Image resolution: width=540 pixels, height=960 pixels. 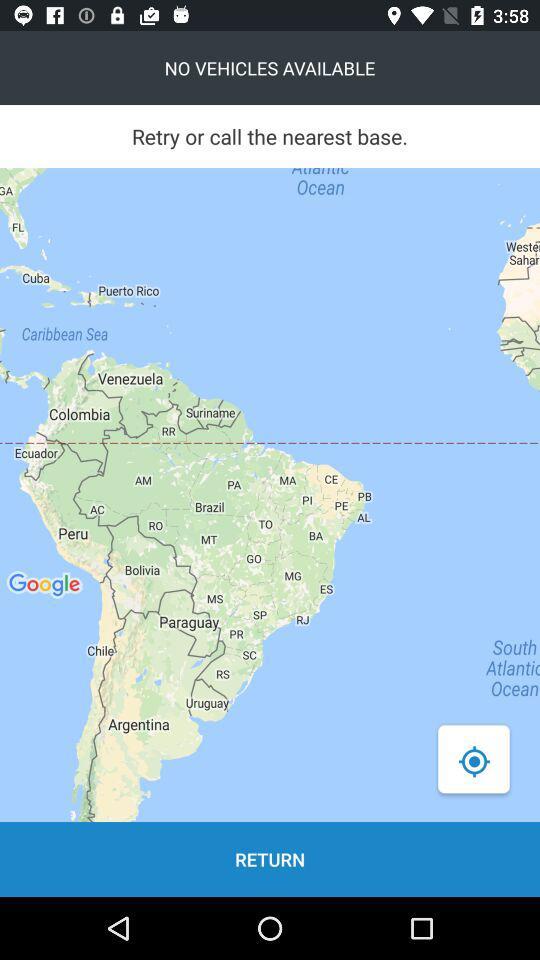 I want to click on the location_crosshair icon, so click(x=473, y=760).